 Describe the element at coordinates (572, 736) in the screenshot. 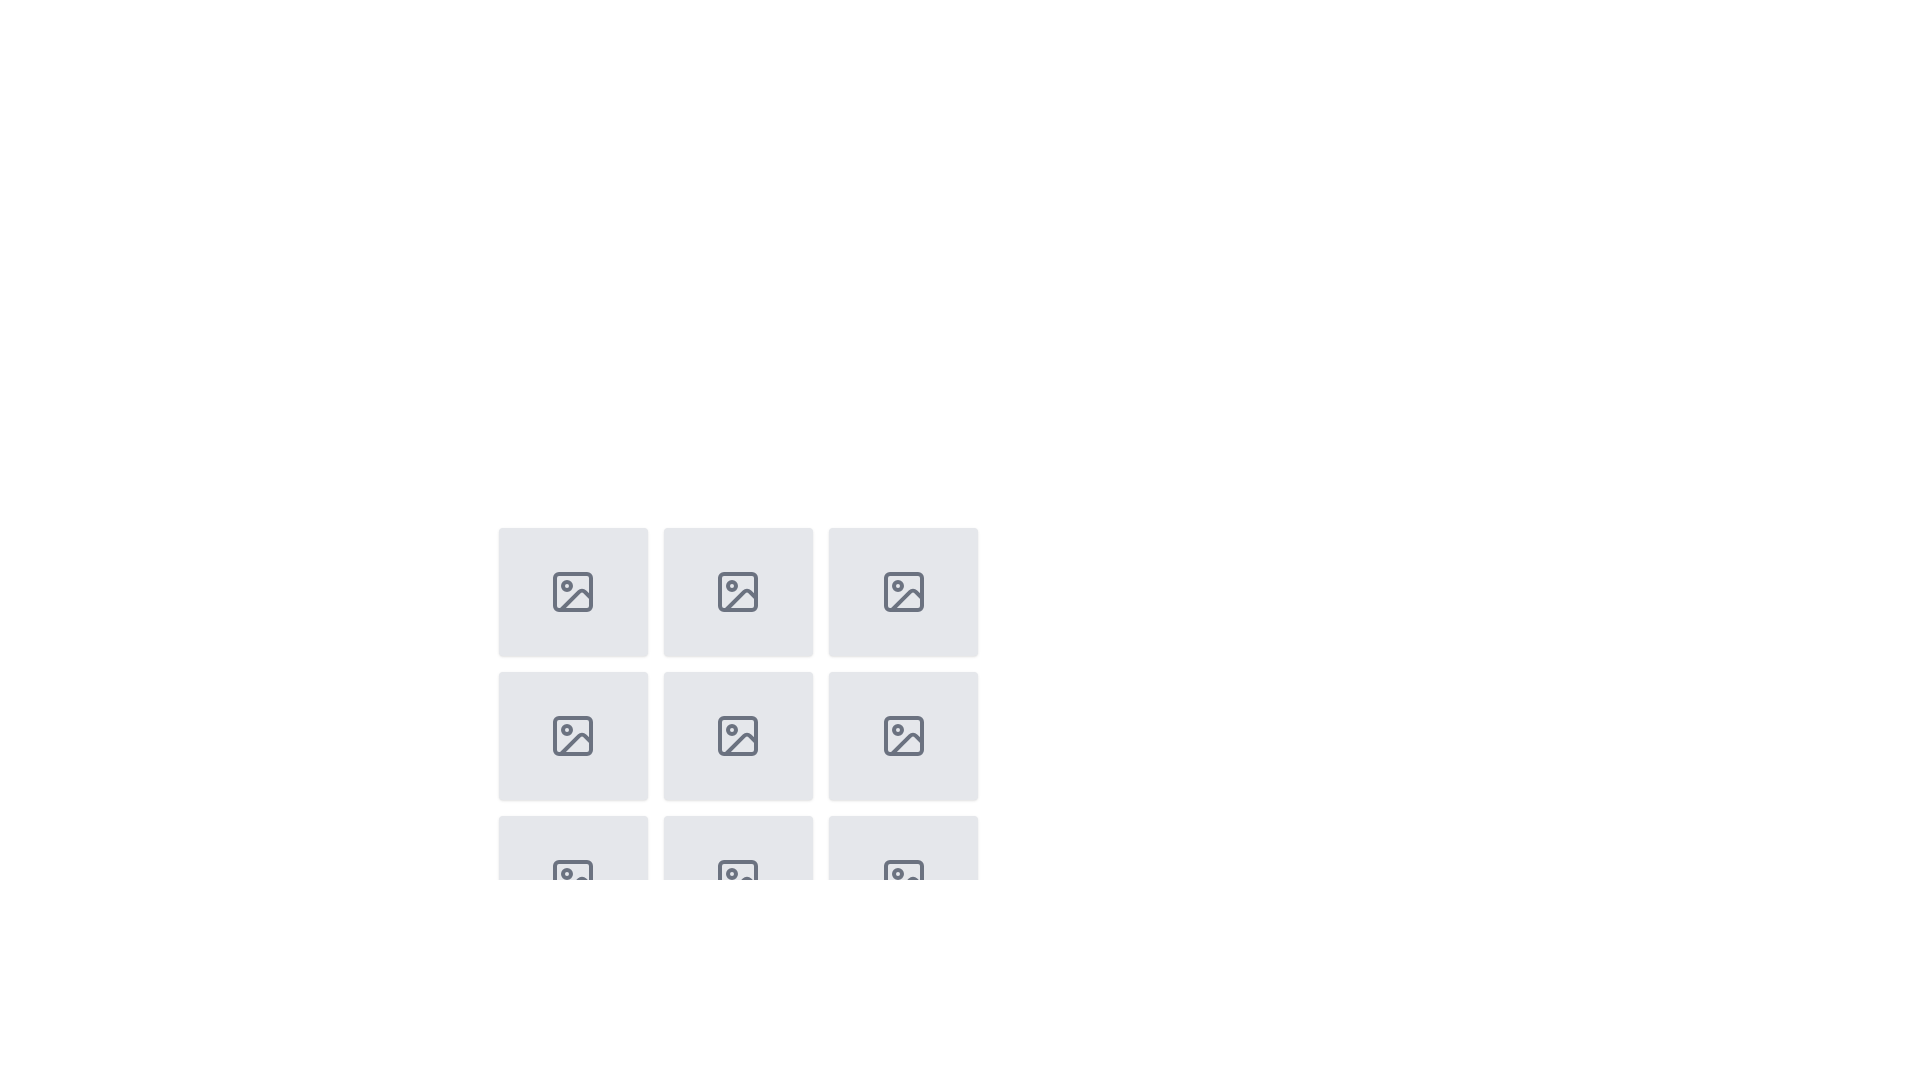

I see `the graphical placeholder icon representing an image, located in the center of its gray background panel, which is the third item in the second row of the grid layout` at that location.